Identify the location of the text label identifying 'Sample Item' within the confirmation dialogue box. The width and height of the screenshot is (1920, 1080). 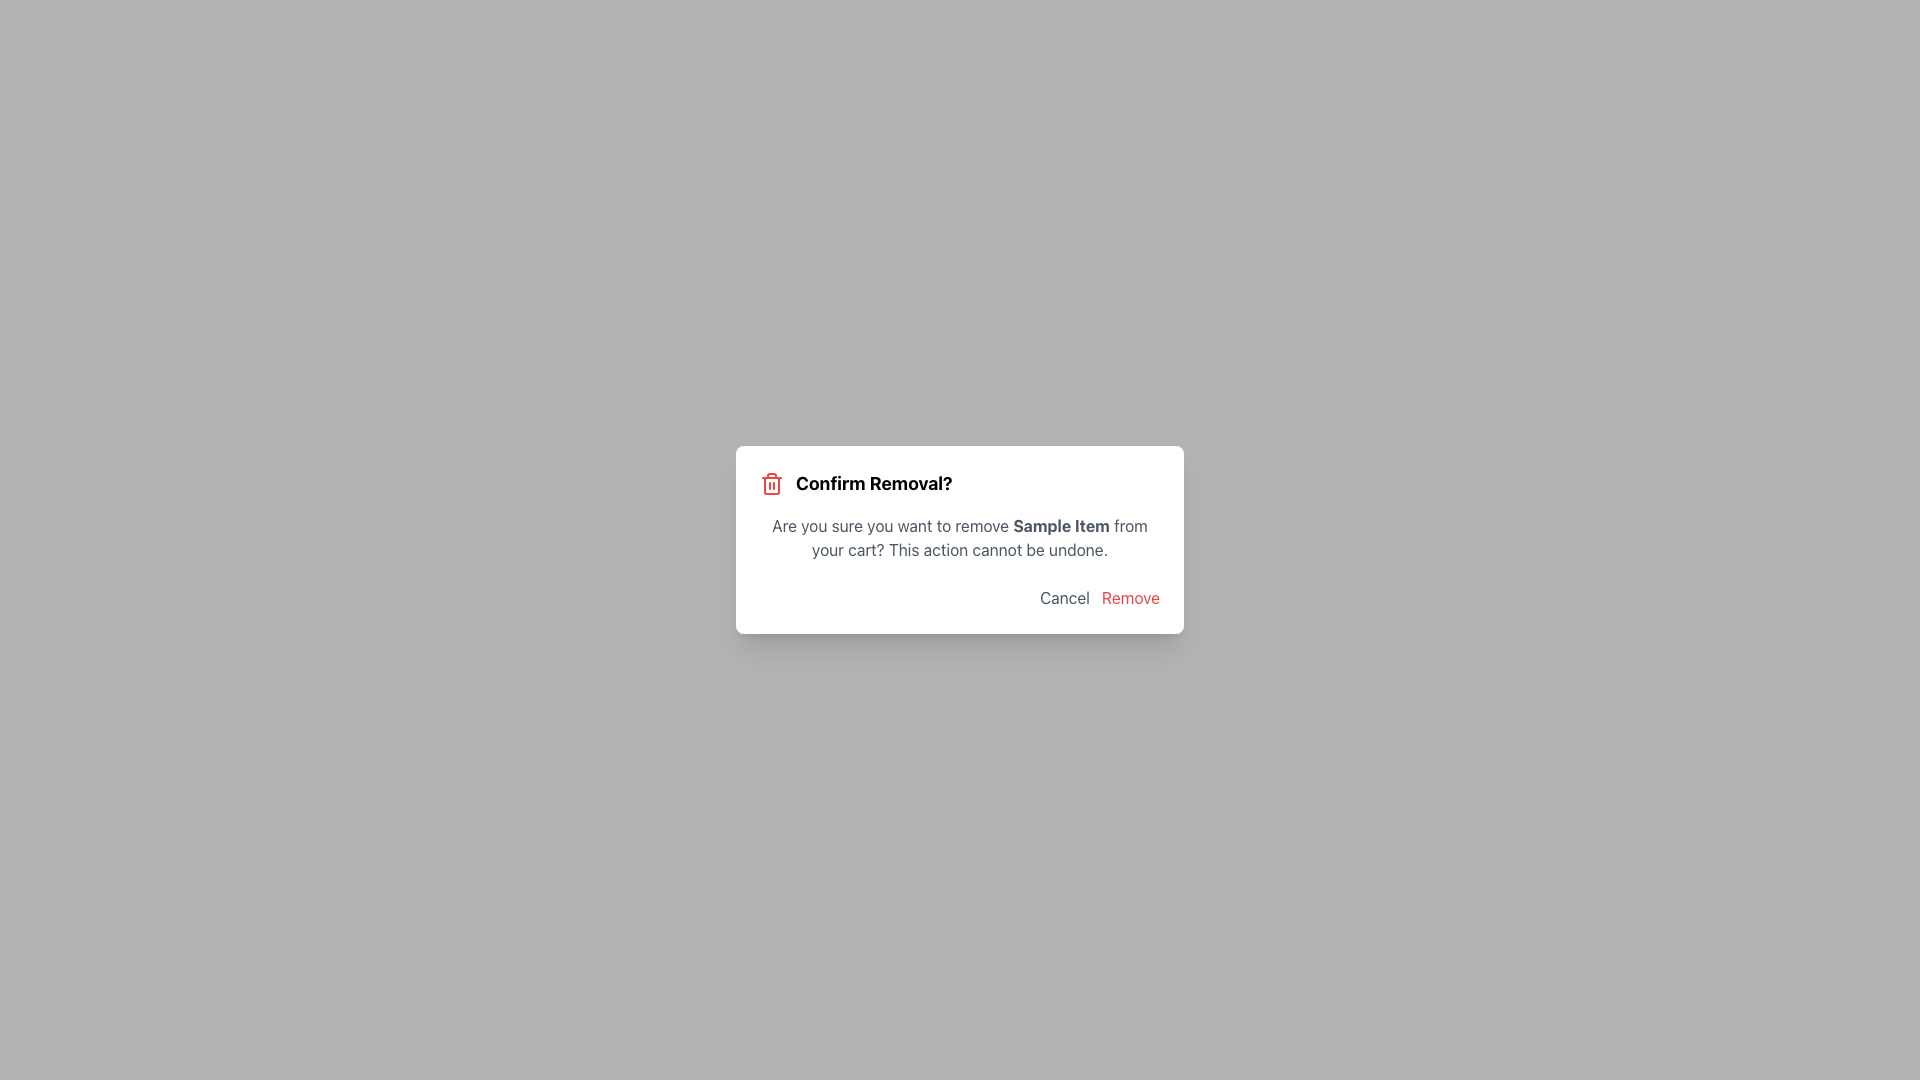
(1060, 524).